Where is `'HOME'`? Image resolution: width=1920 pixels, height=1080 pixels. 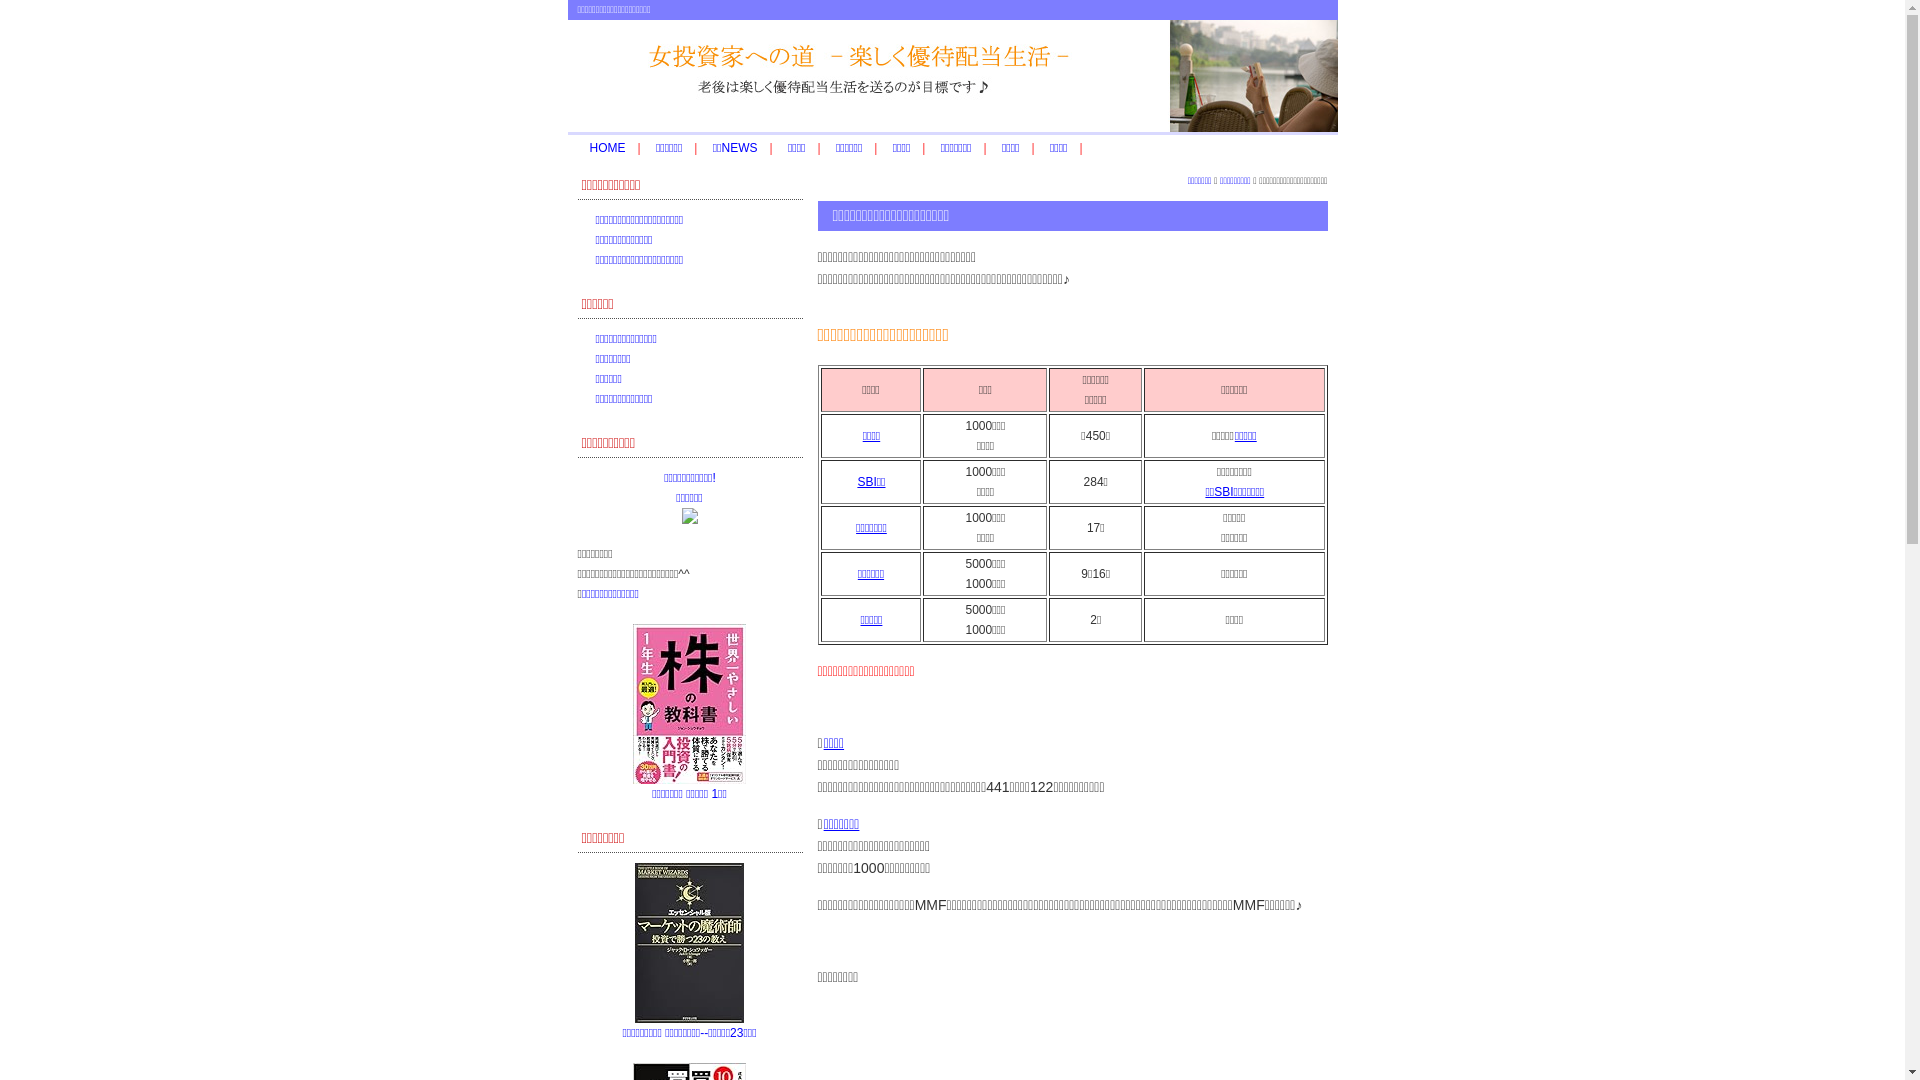
'HOME' is located at coordinates (607, 146).